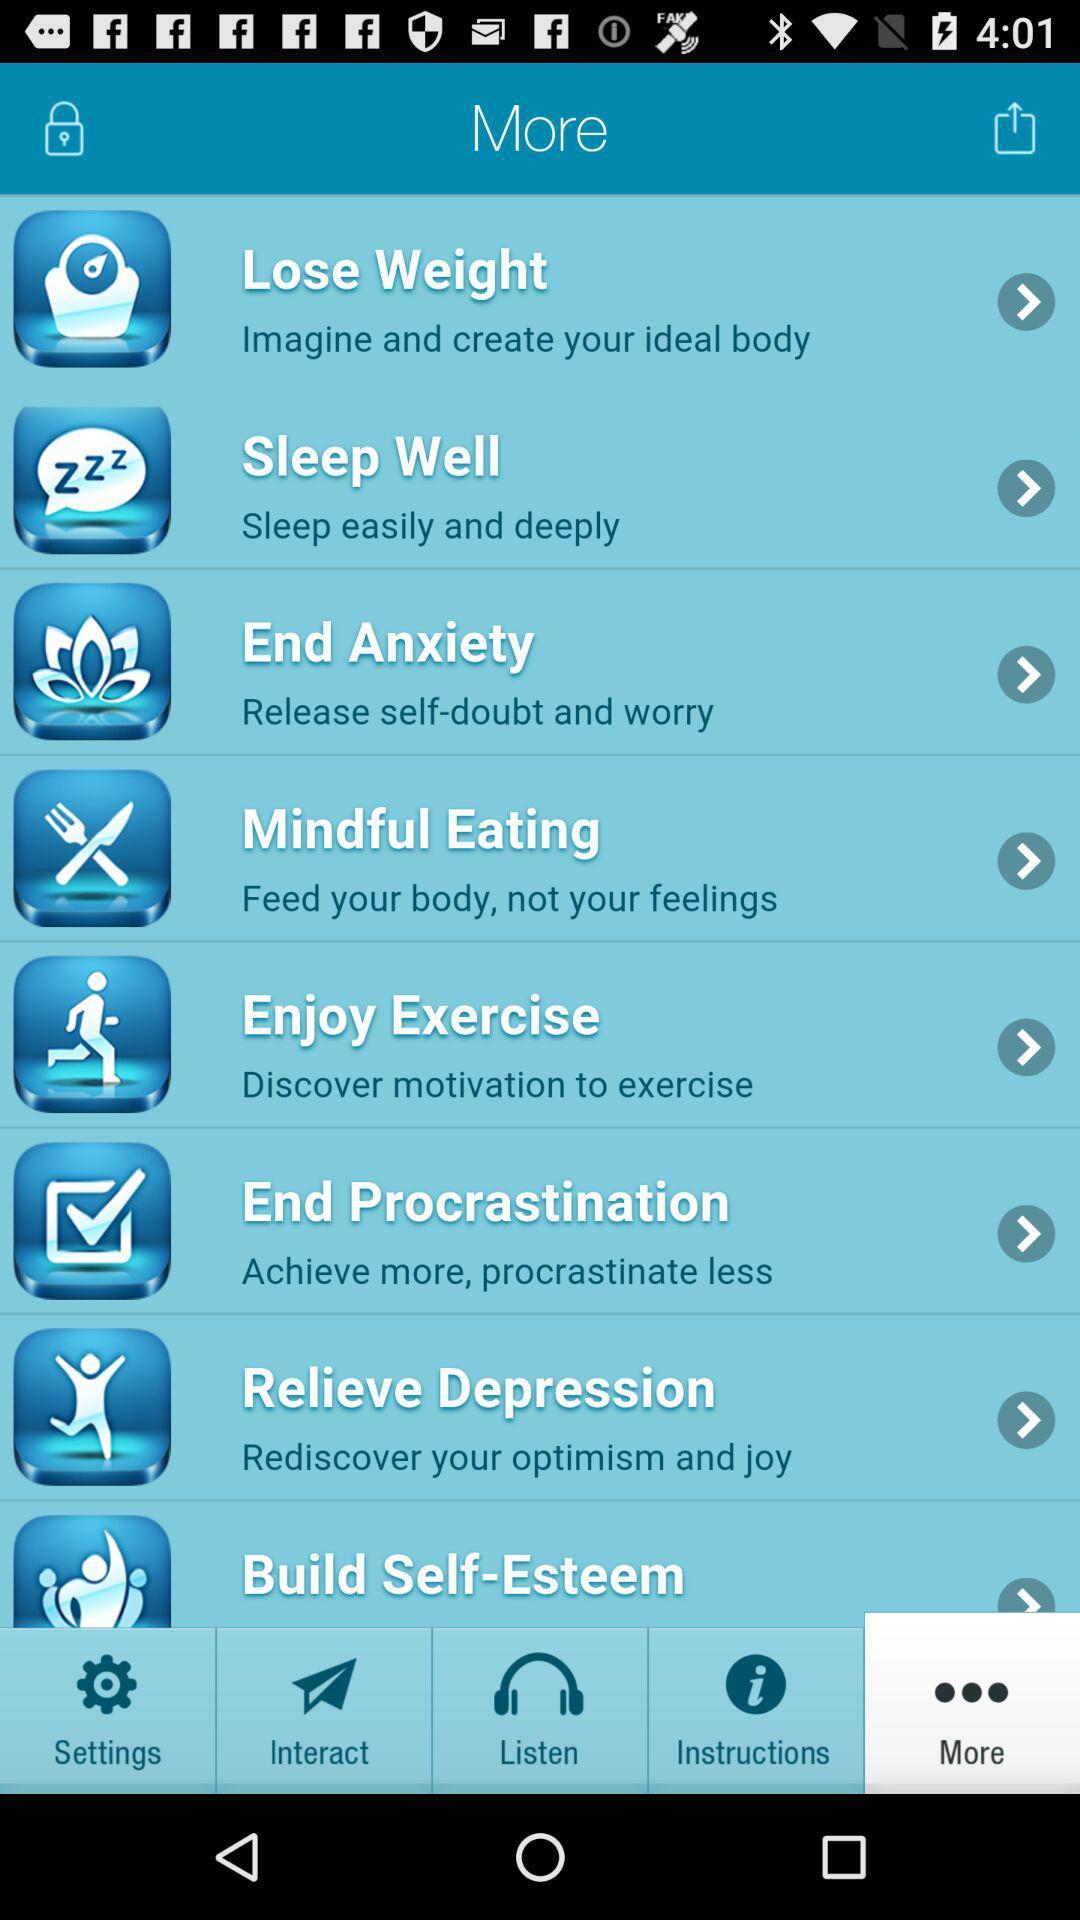 This screenshot has width=1080, height=1920. What do you see at coordinates (971, 1821) in the screenshot?
I see `the more icon` at bounding box center [971, 1821].